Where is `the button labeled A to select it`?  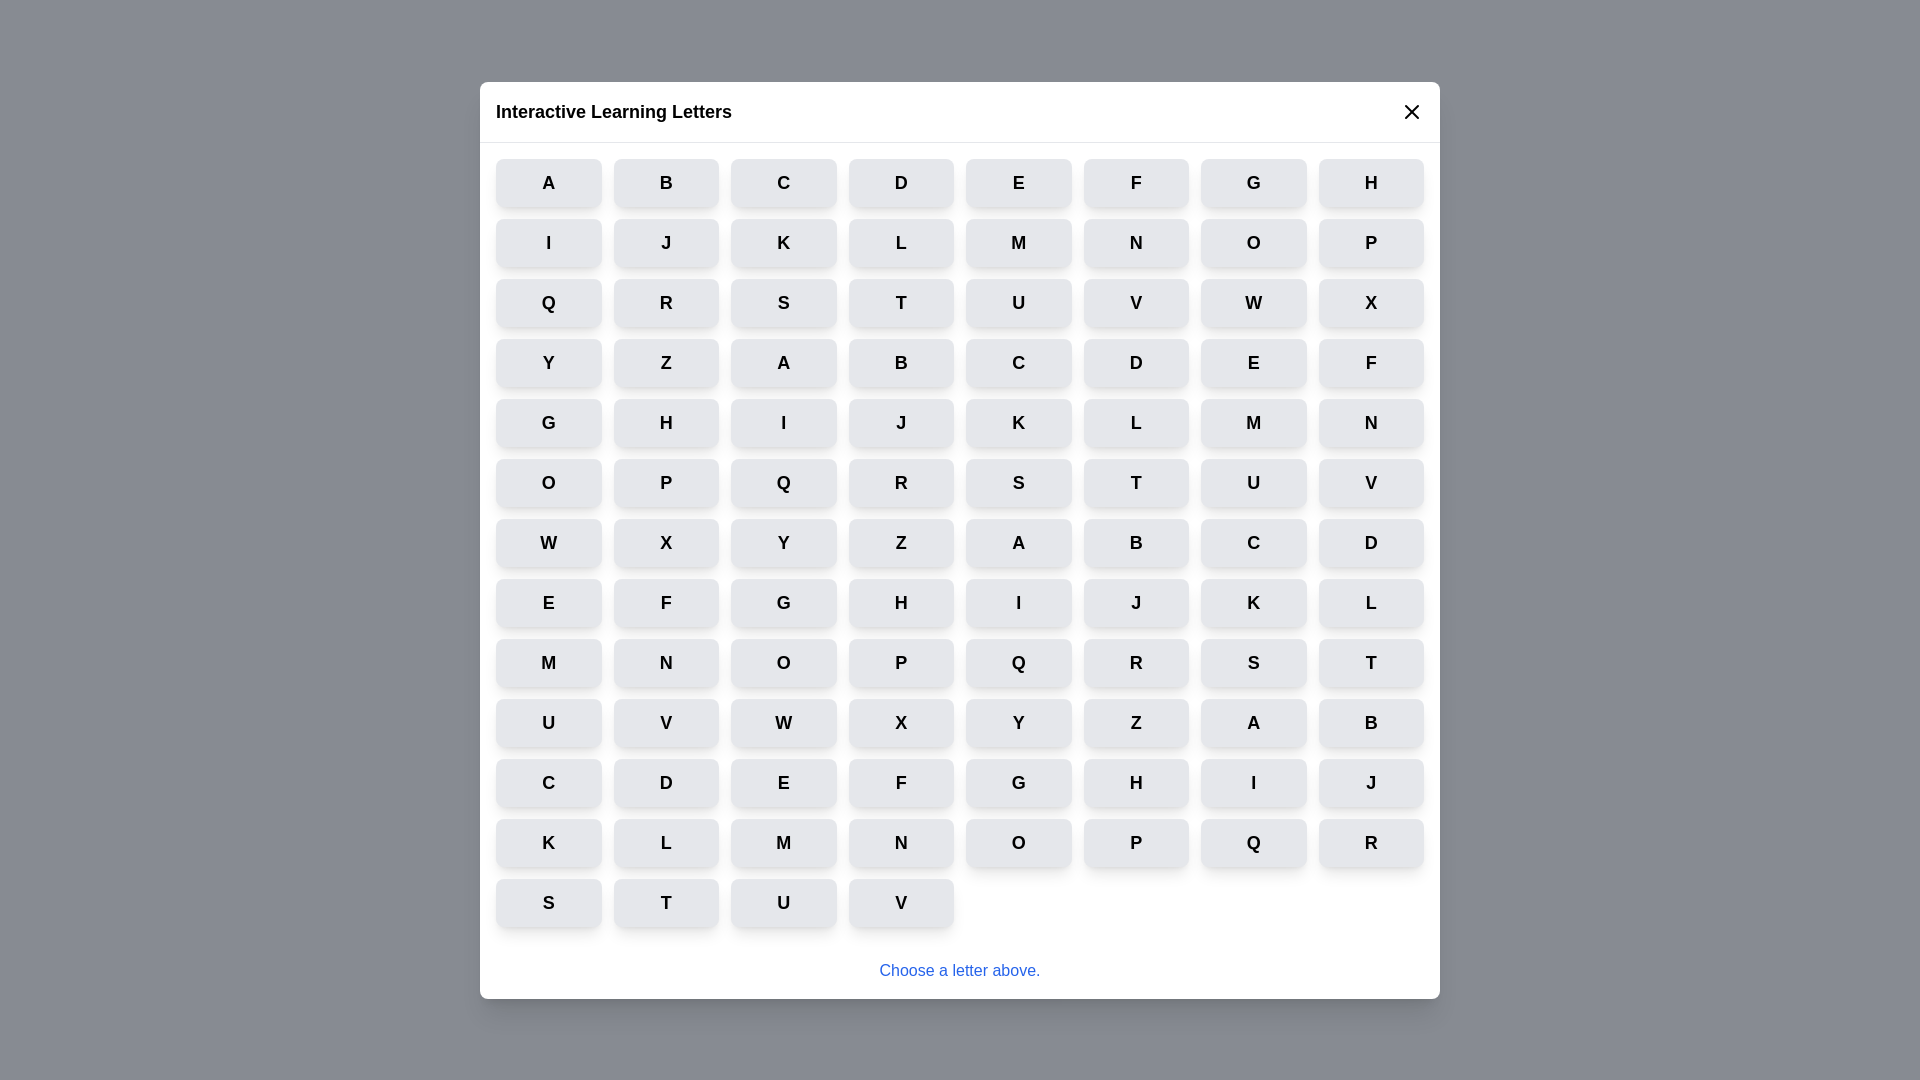 the button labeled A to select it is located at coordinates (548, 182).